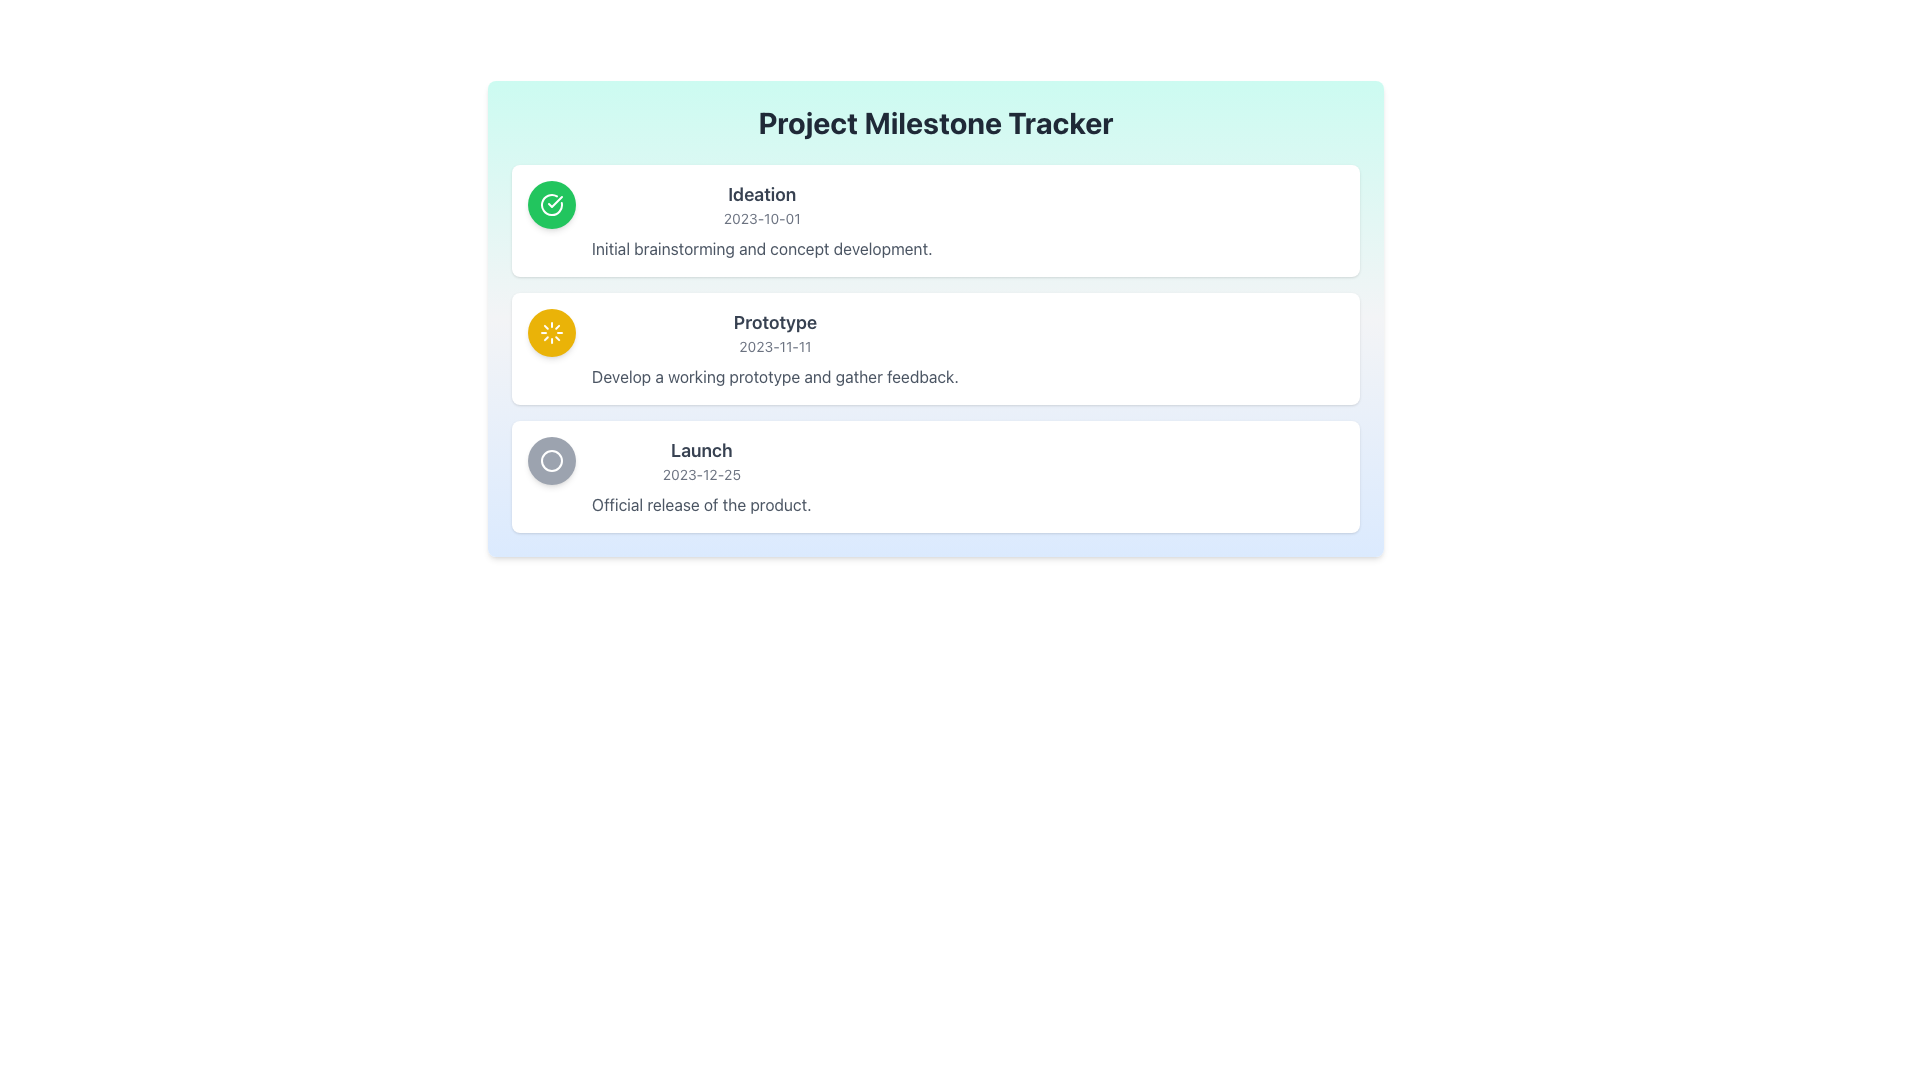 The width and height of the screenshot is (1920, 1080). Describe the element at coordinates (701, 477) in the screenshot. I see `textual content of the third card in the 'Project Milestone Tracker' section, which contains information about a milestone including its name, date, and a brief note` at that location.